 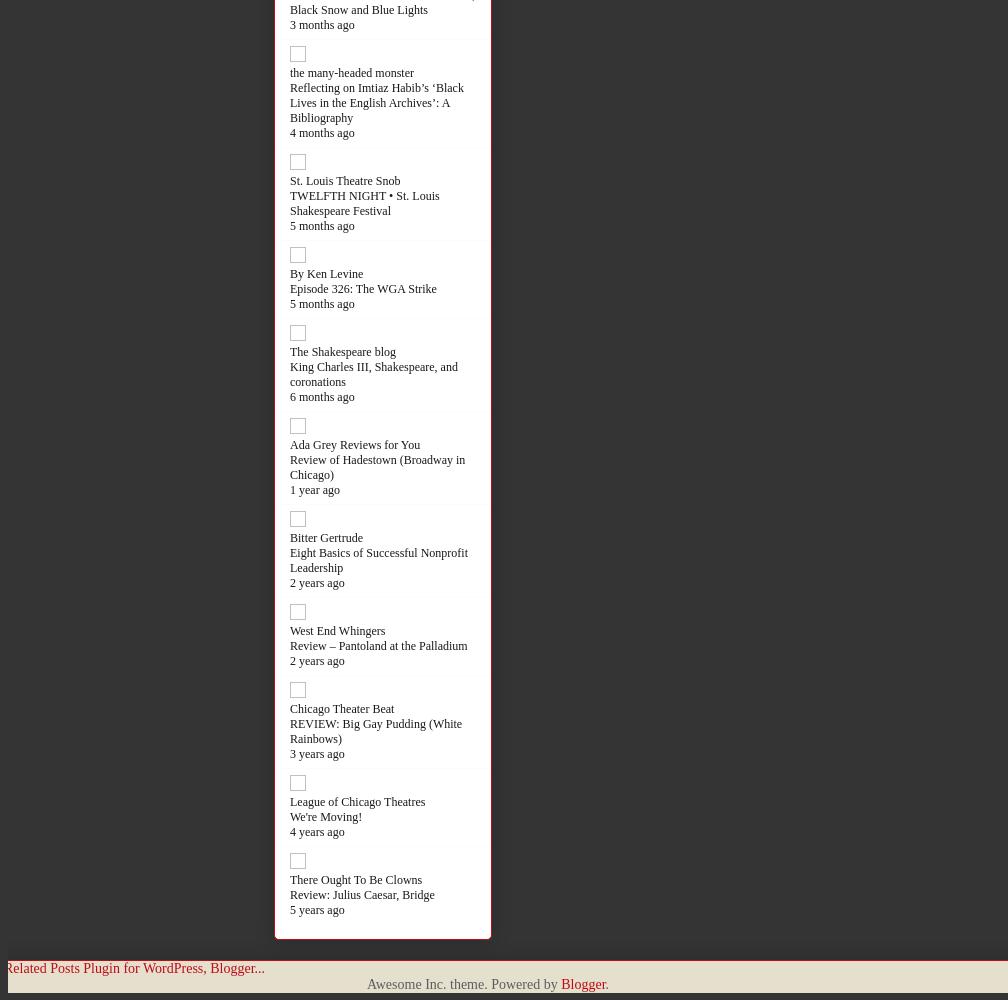 What do you see at coordinates (607, 982) in the screenshot?
I see `'.'` at bounding box center [607, 982].